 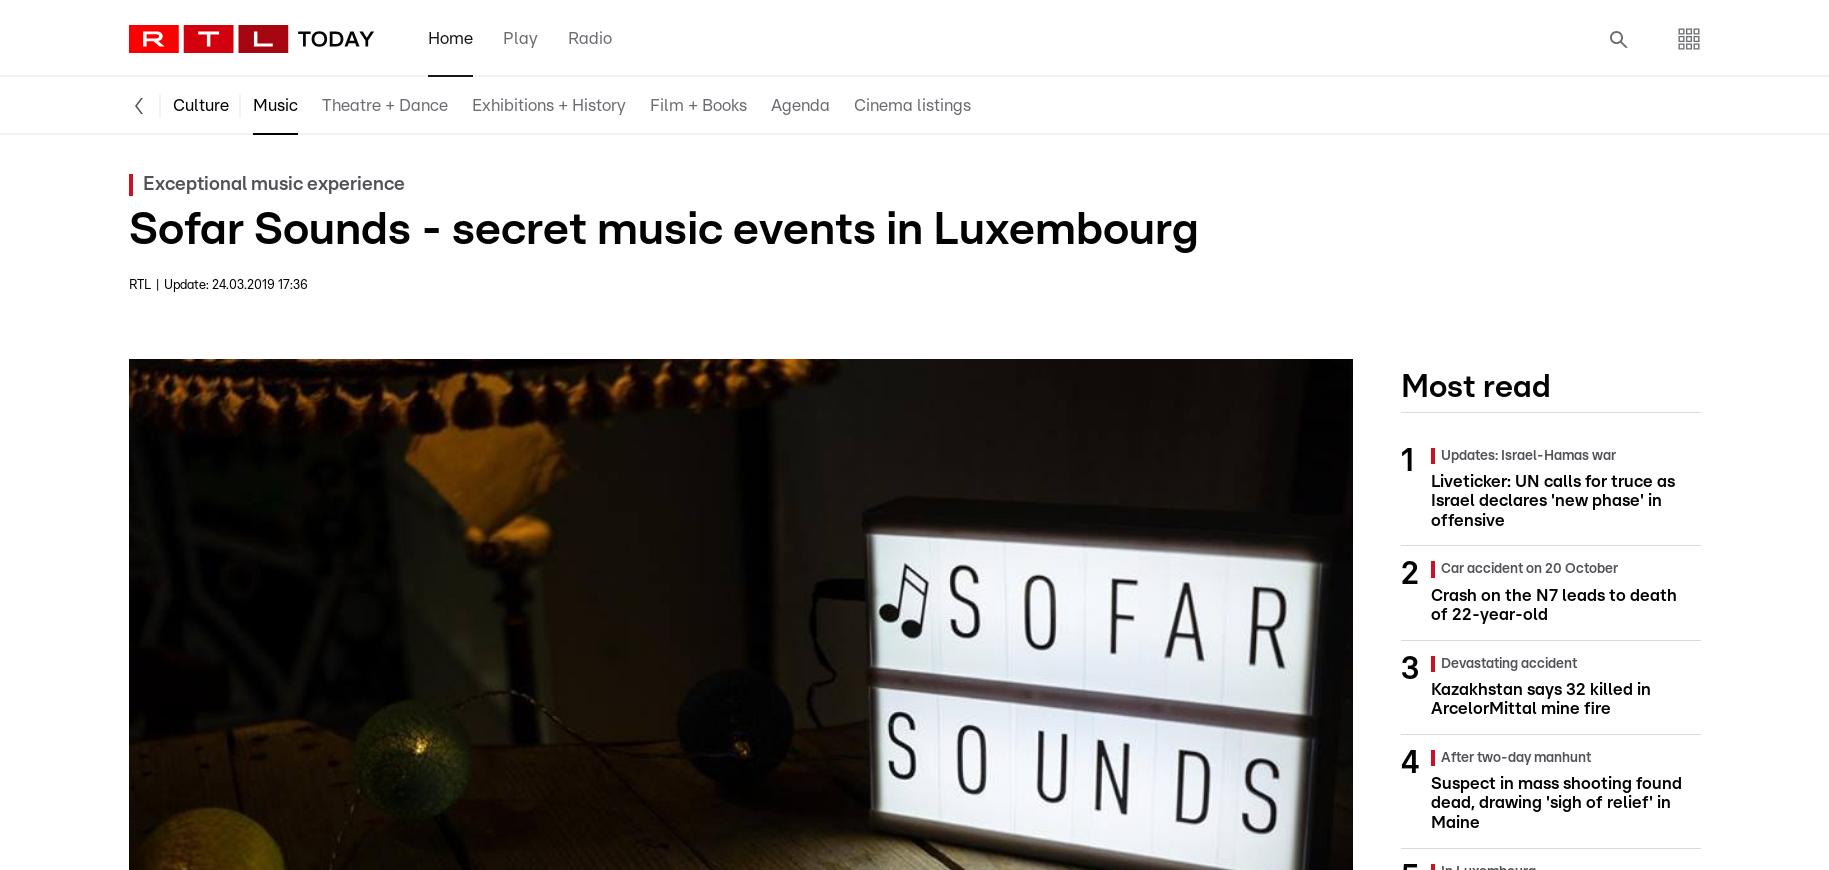 What do you see at coordinates (199, 104) in the screenshot?
I see `'Culture'` at bounding box center [199, 104].